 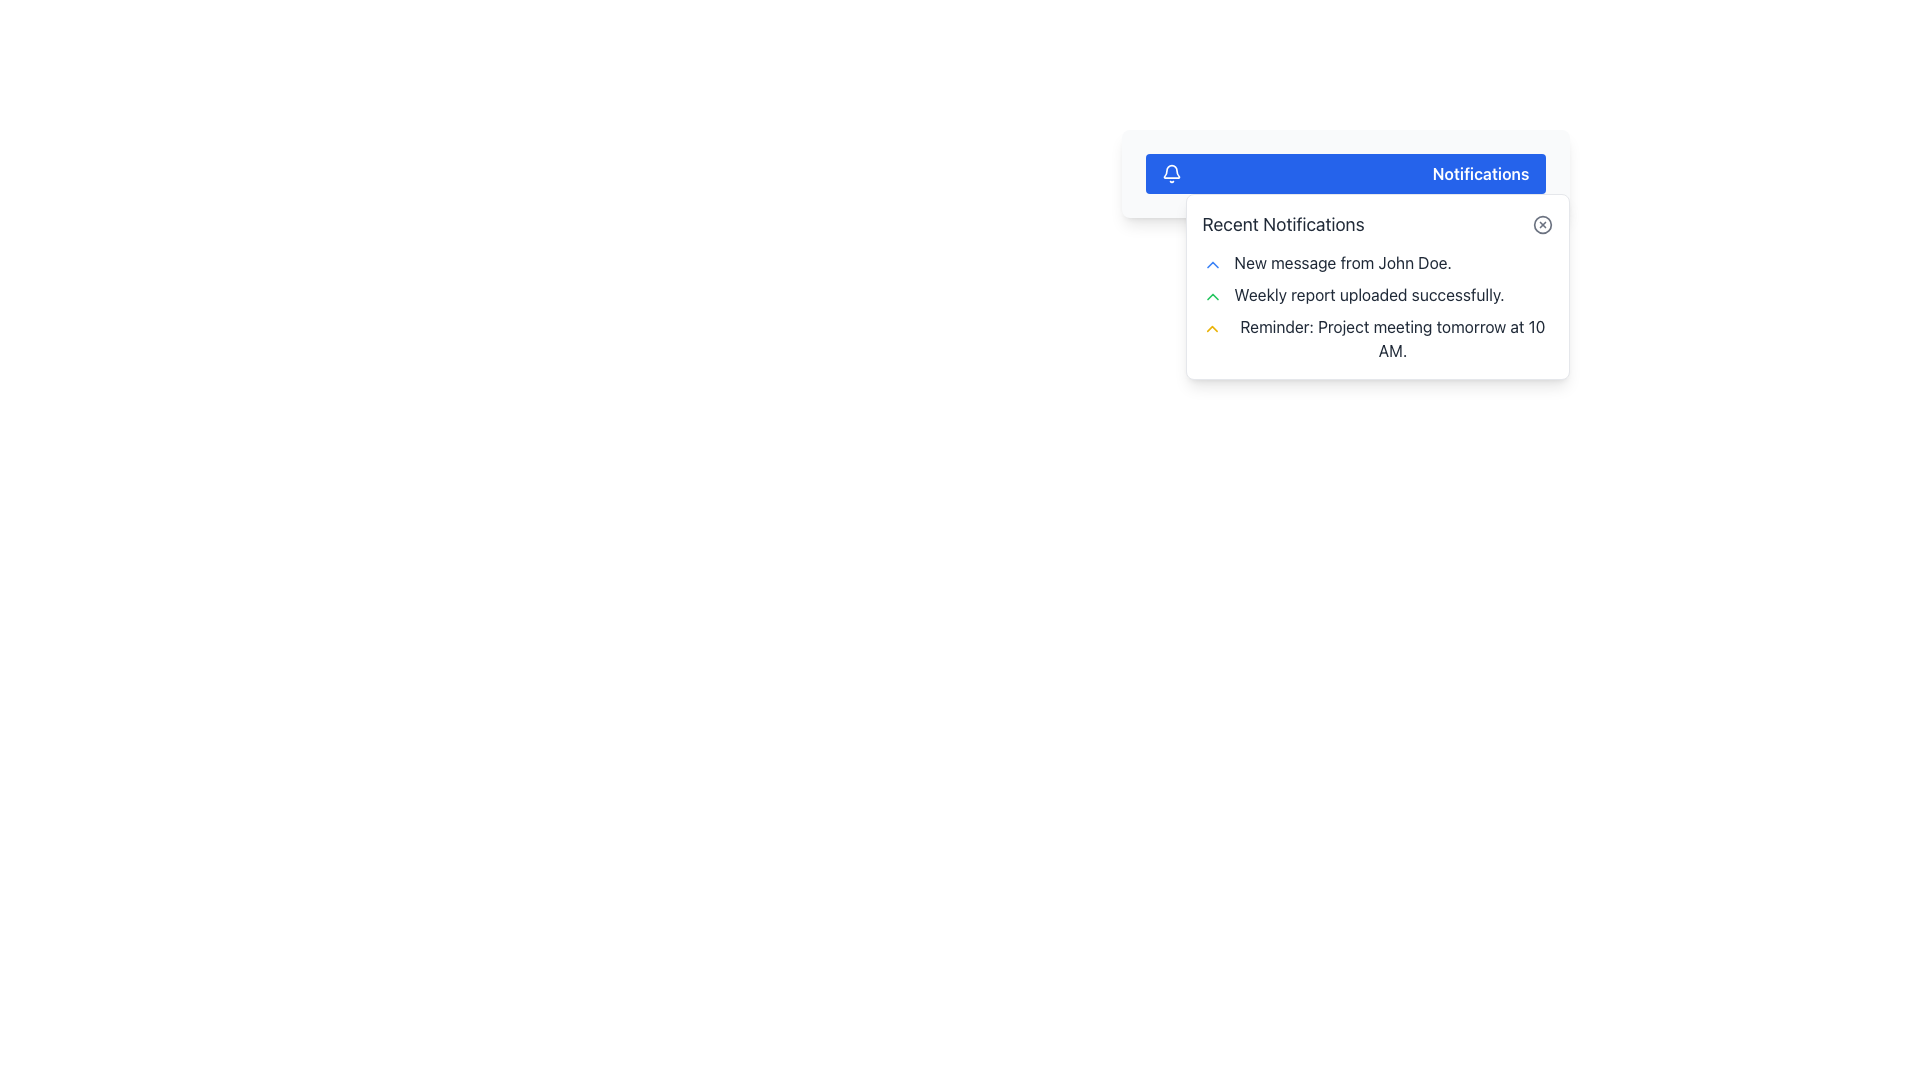 I want to click on the small upward chevron icon styled in yellow, located in the leftmost position of the alert bar indicating 'Reminder: Project meeting tomorrow at 10 AM', so click(x=1210, y=327).